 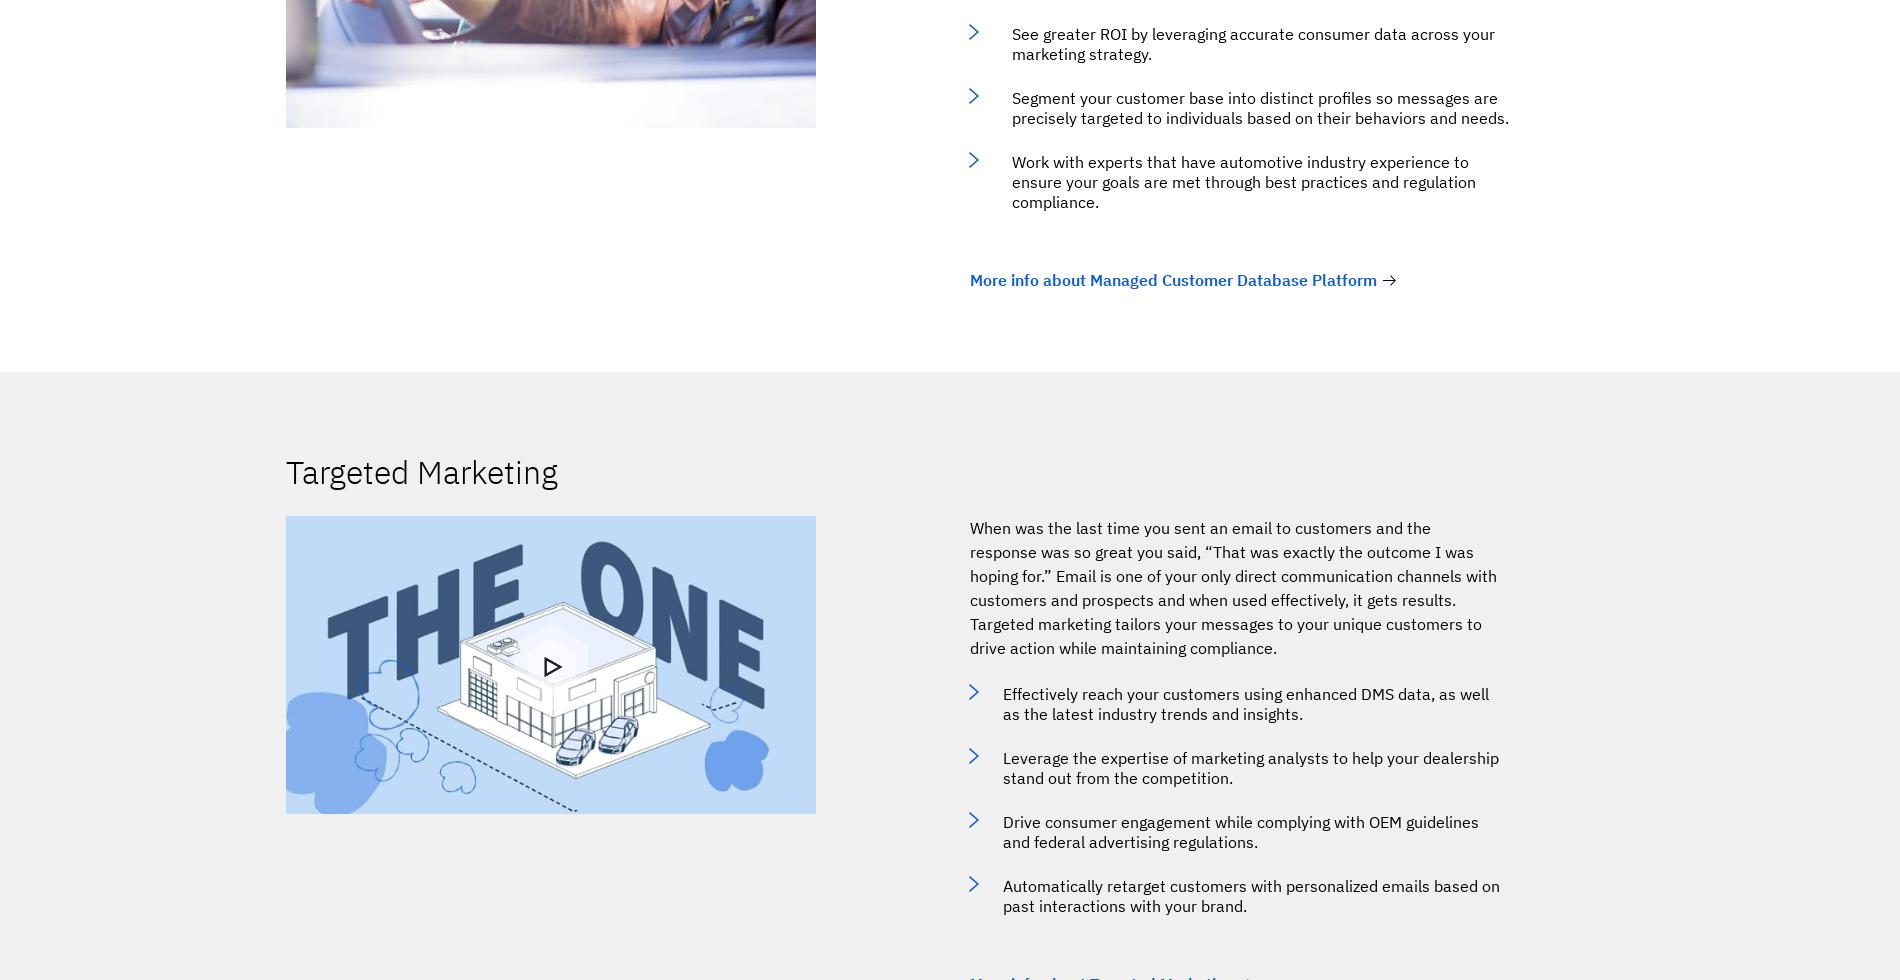 What do you see at coordinates (1245, 704) in the screenshot?
I see `'Effectively reach your customers using enhanced DMS data, as well as the latest industry trends and insights.'` at bounding box center [1245, 704].